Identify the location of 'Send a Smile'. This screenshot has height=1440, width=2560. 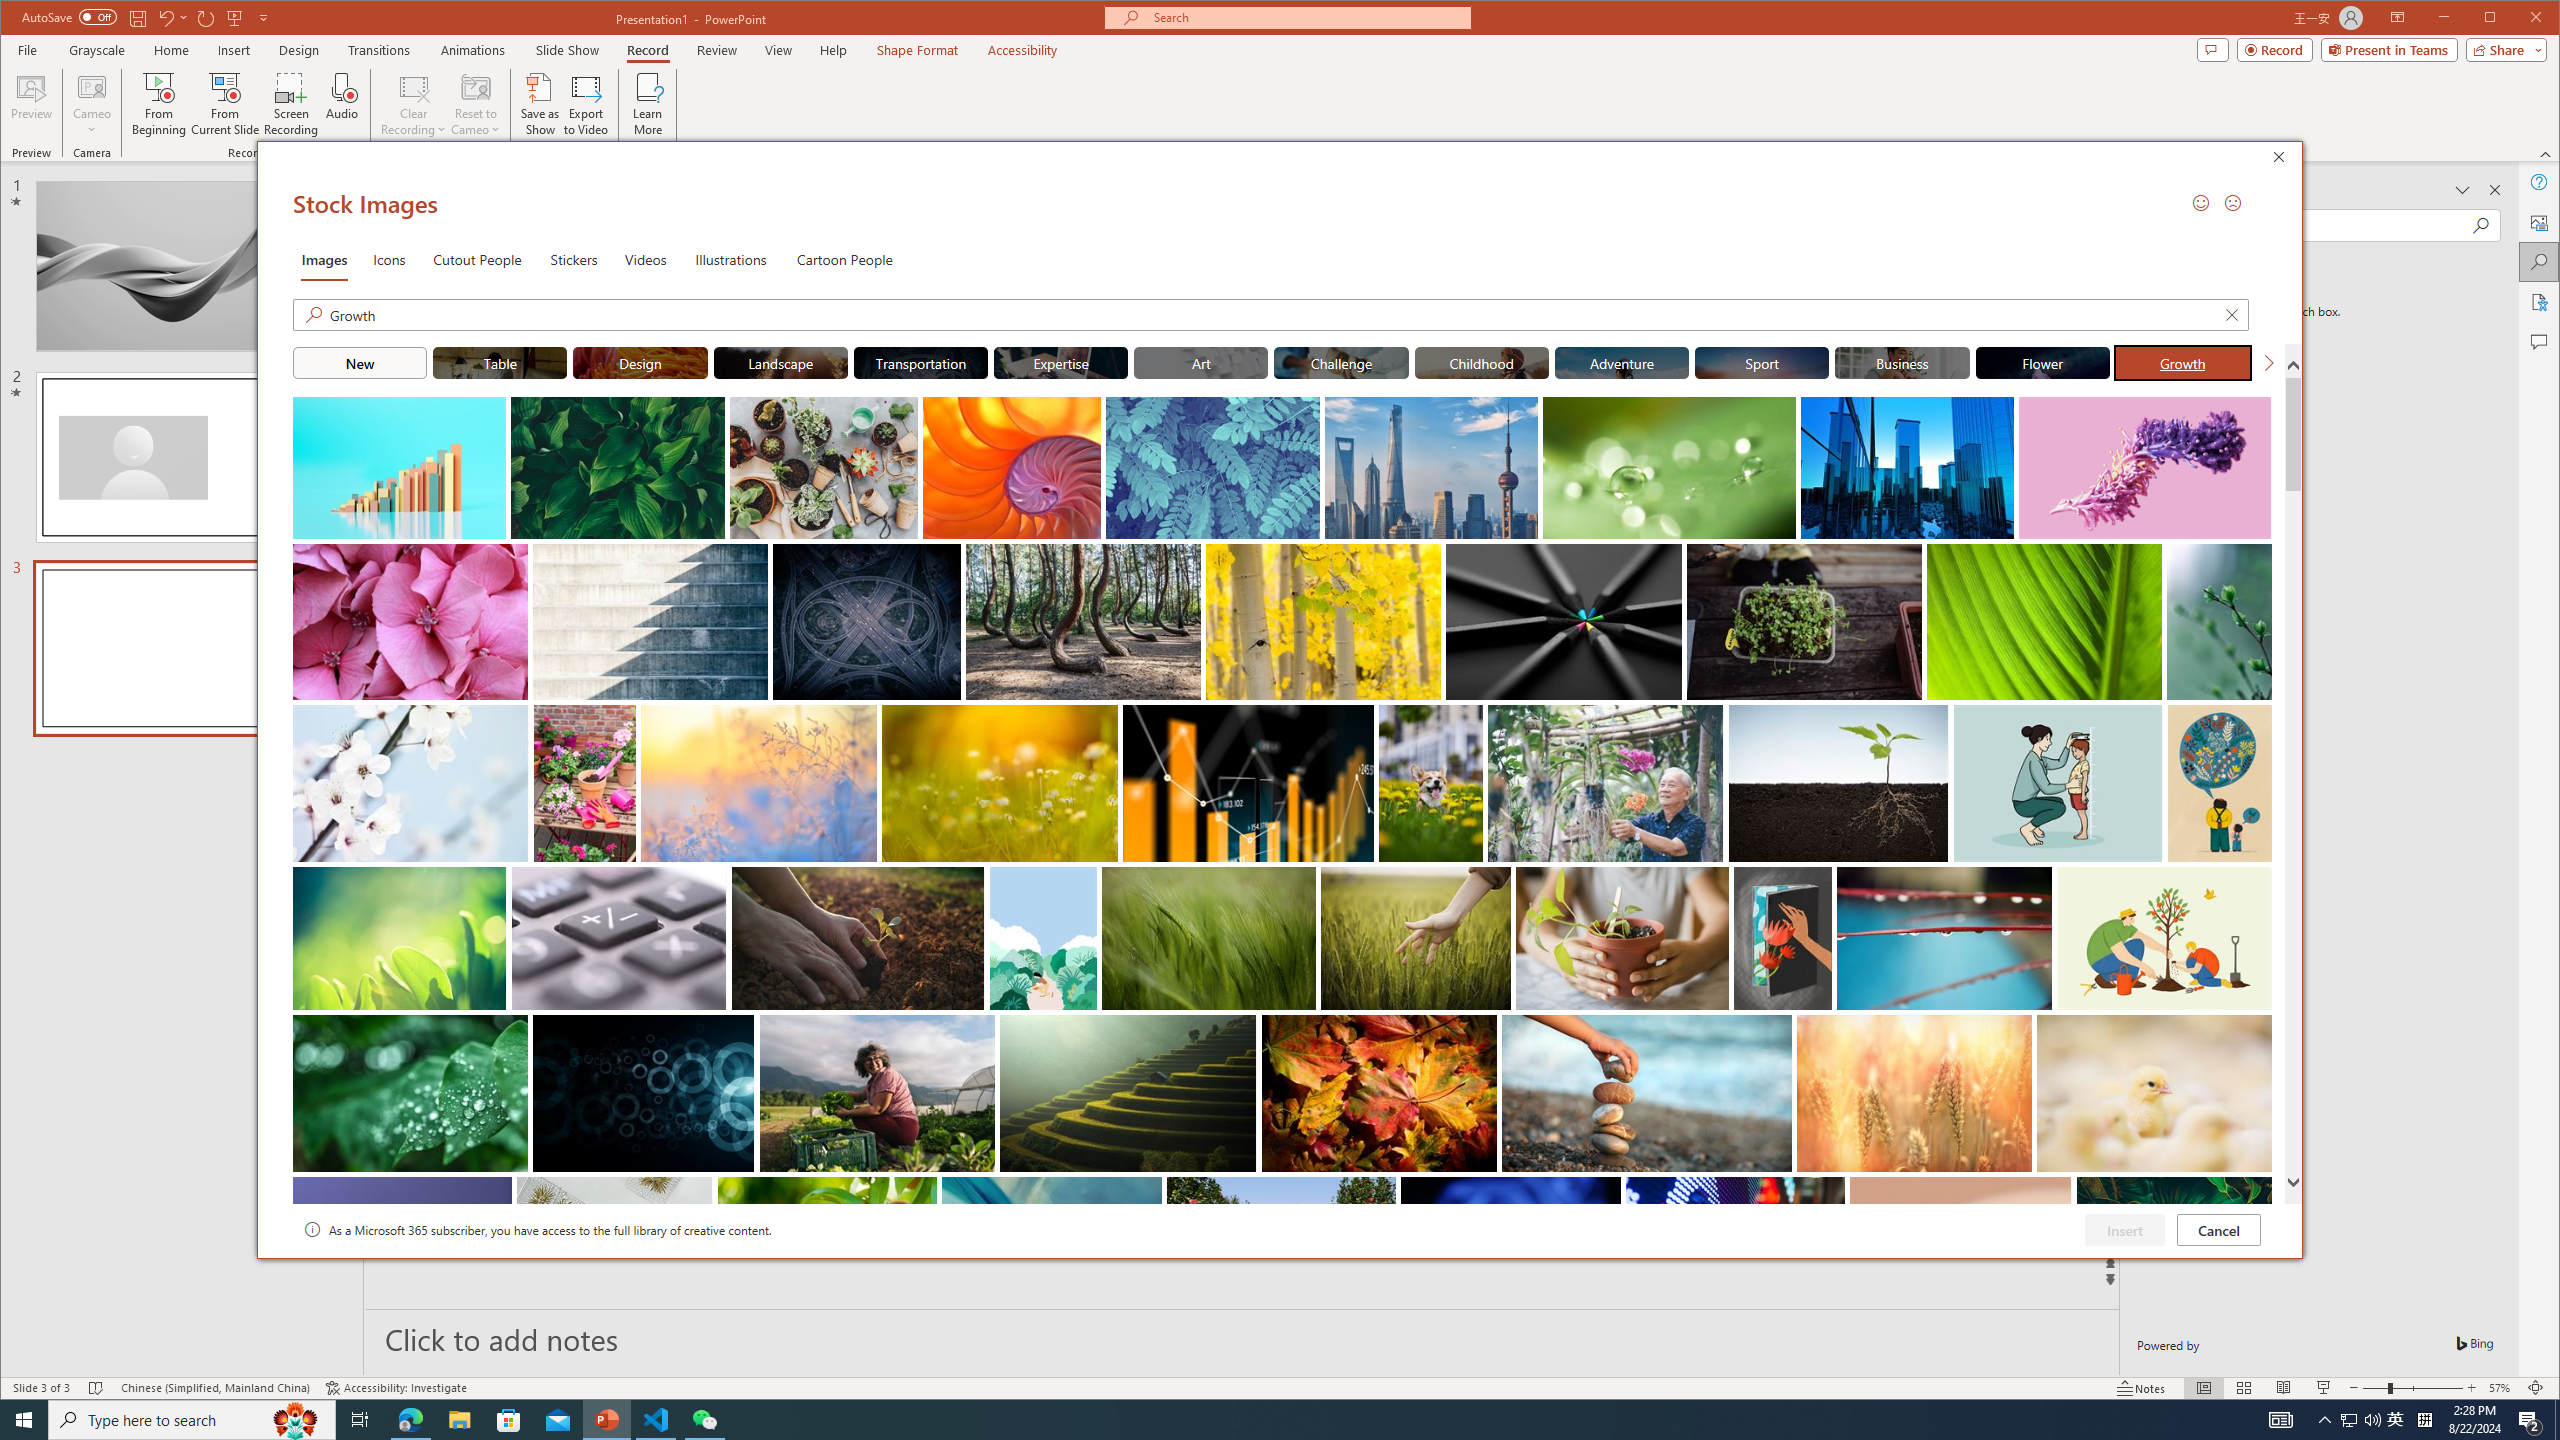
(2201, 202).